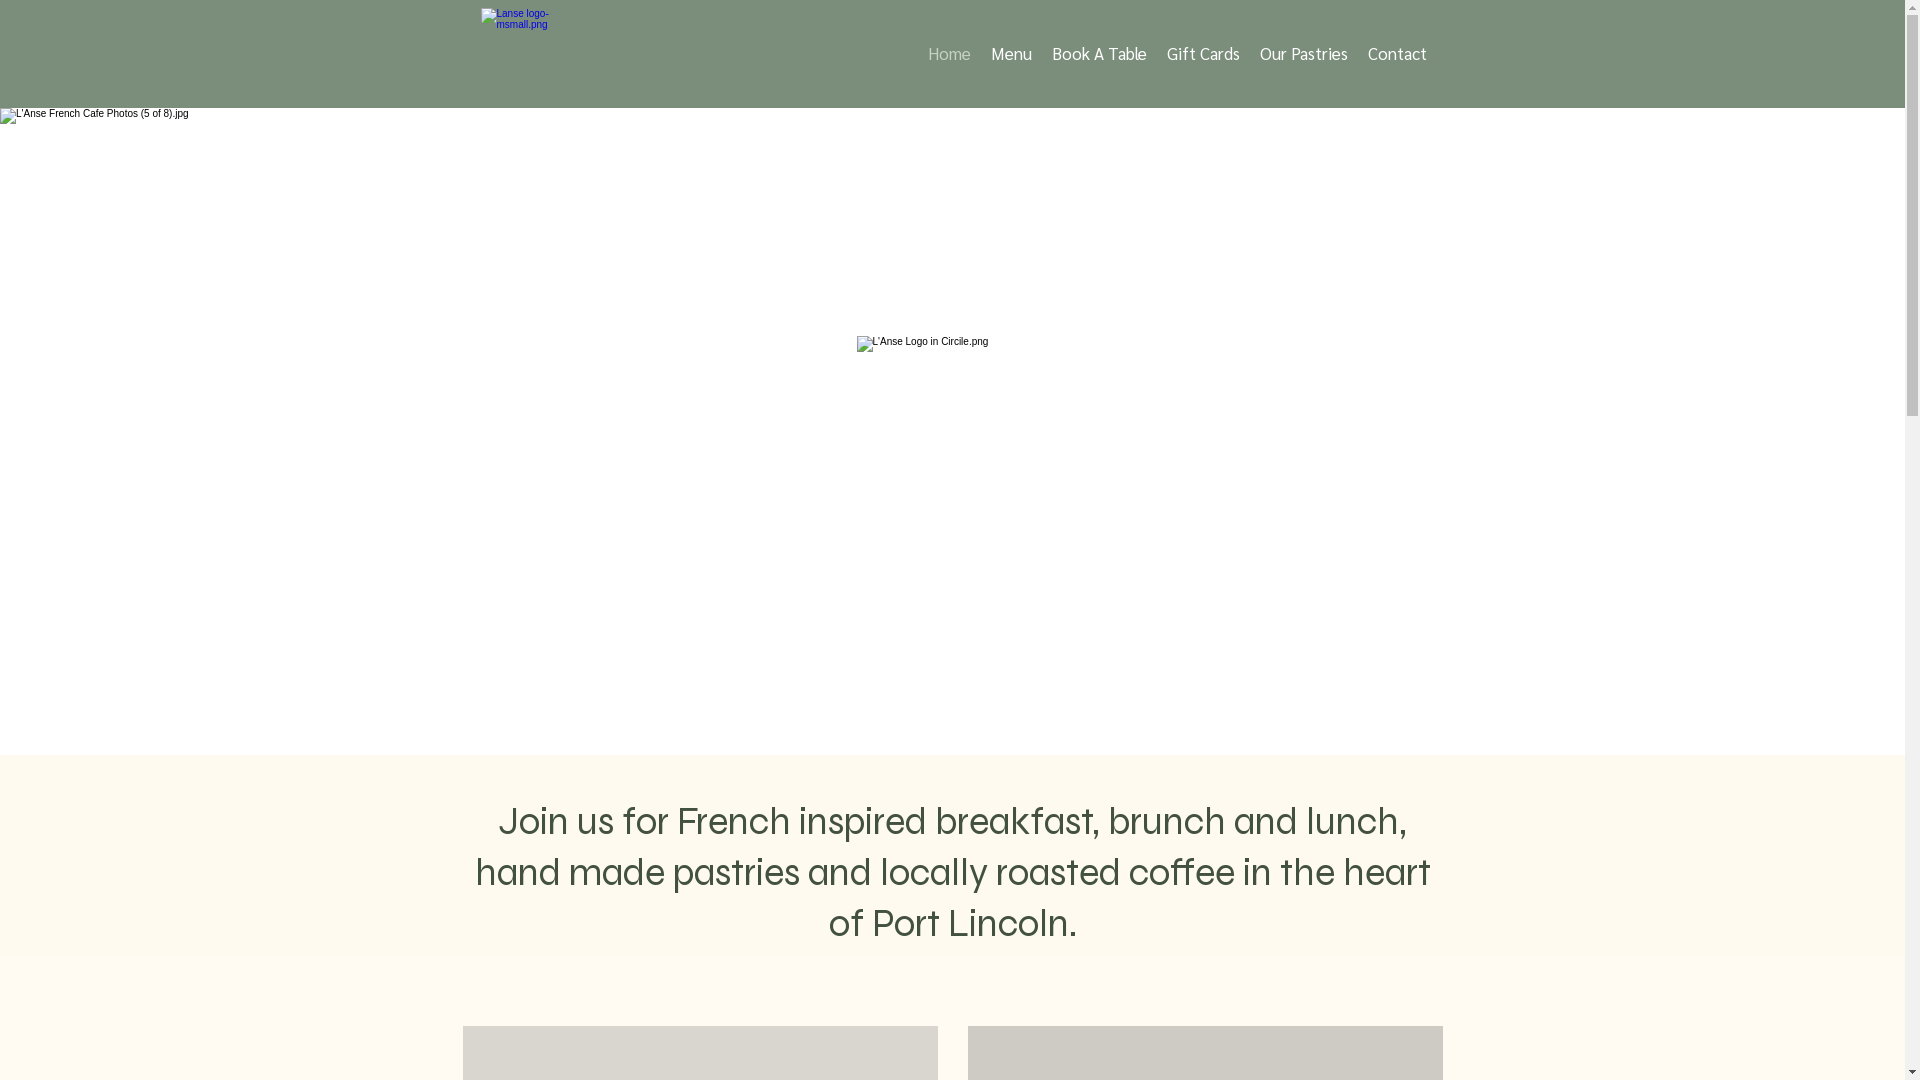  What do you see at coordinates (1156, 52) in the screenshot?
I see `'Gift Cards'` at bounding box center [1156, 52].